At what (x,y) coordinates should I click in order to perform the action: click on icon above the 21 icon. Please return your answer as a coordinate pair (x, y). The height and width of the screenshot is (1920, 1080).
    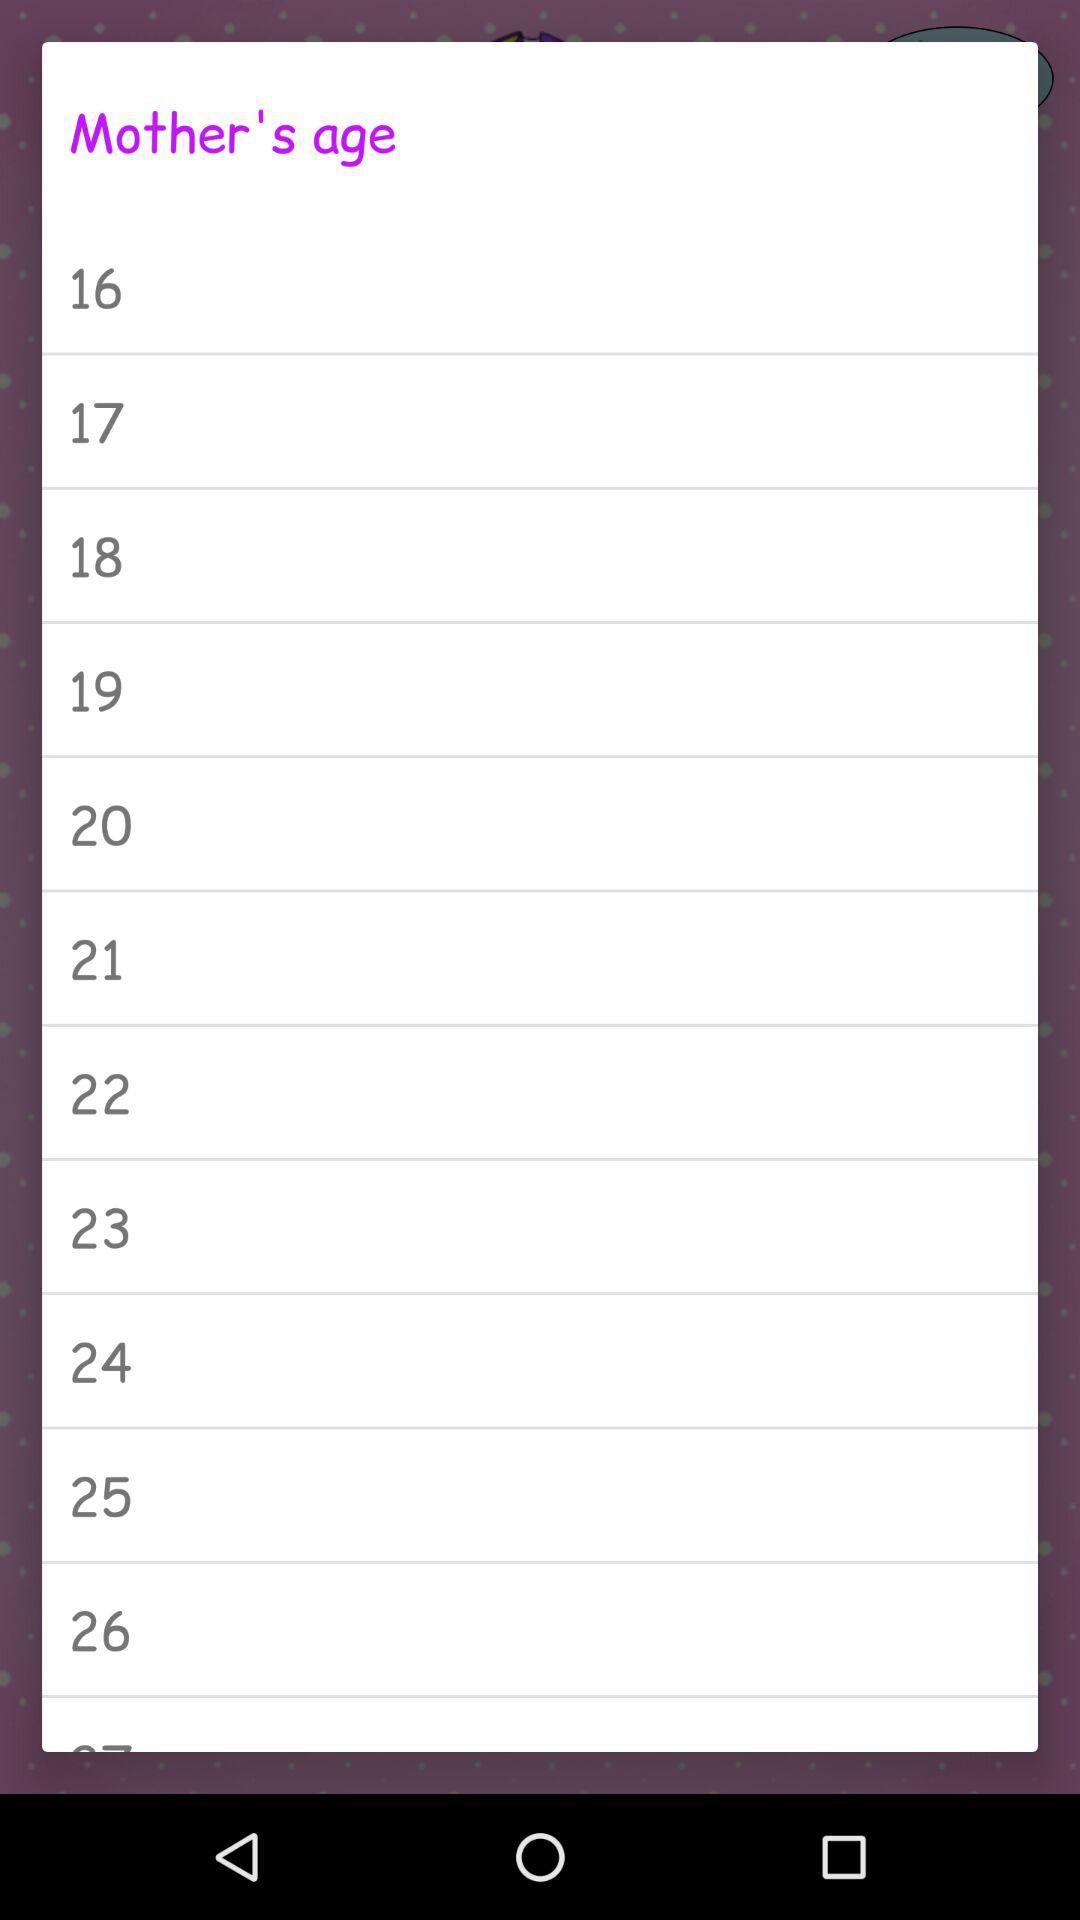
    Looking at the image, I should click on (540, 823).